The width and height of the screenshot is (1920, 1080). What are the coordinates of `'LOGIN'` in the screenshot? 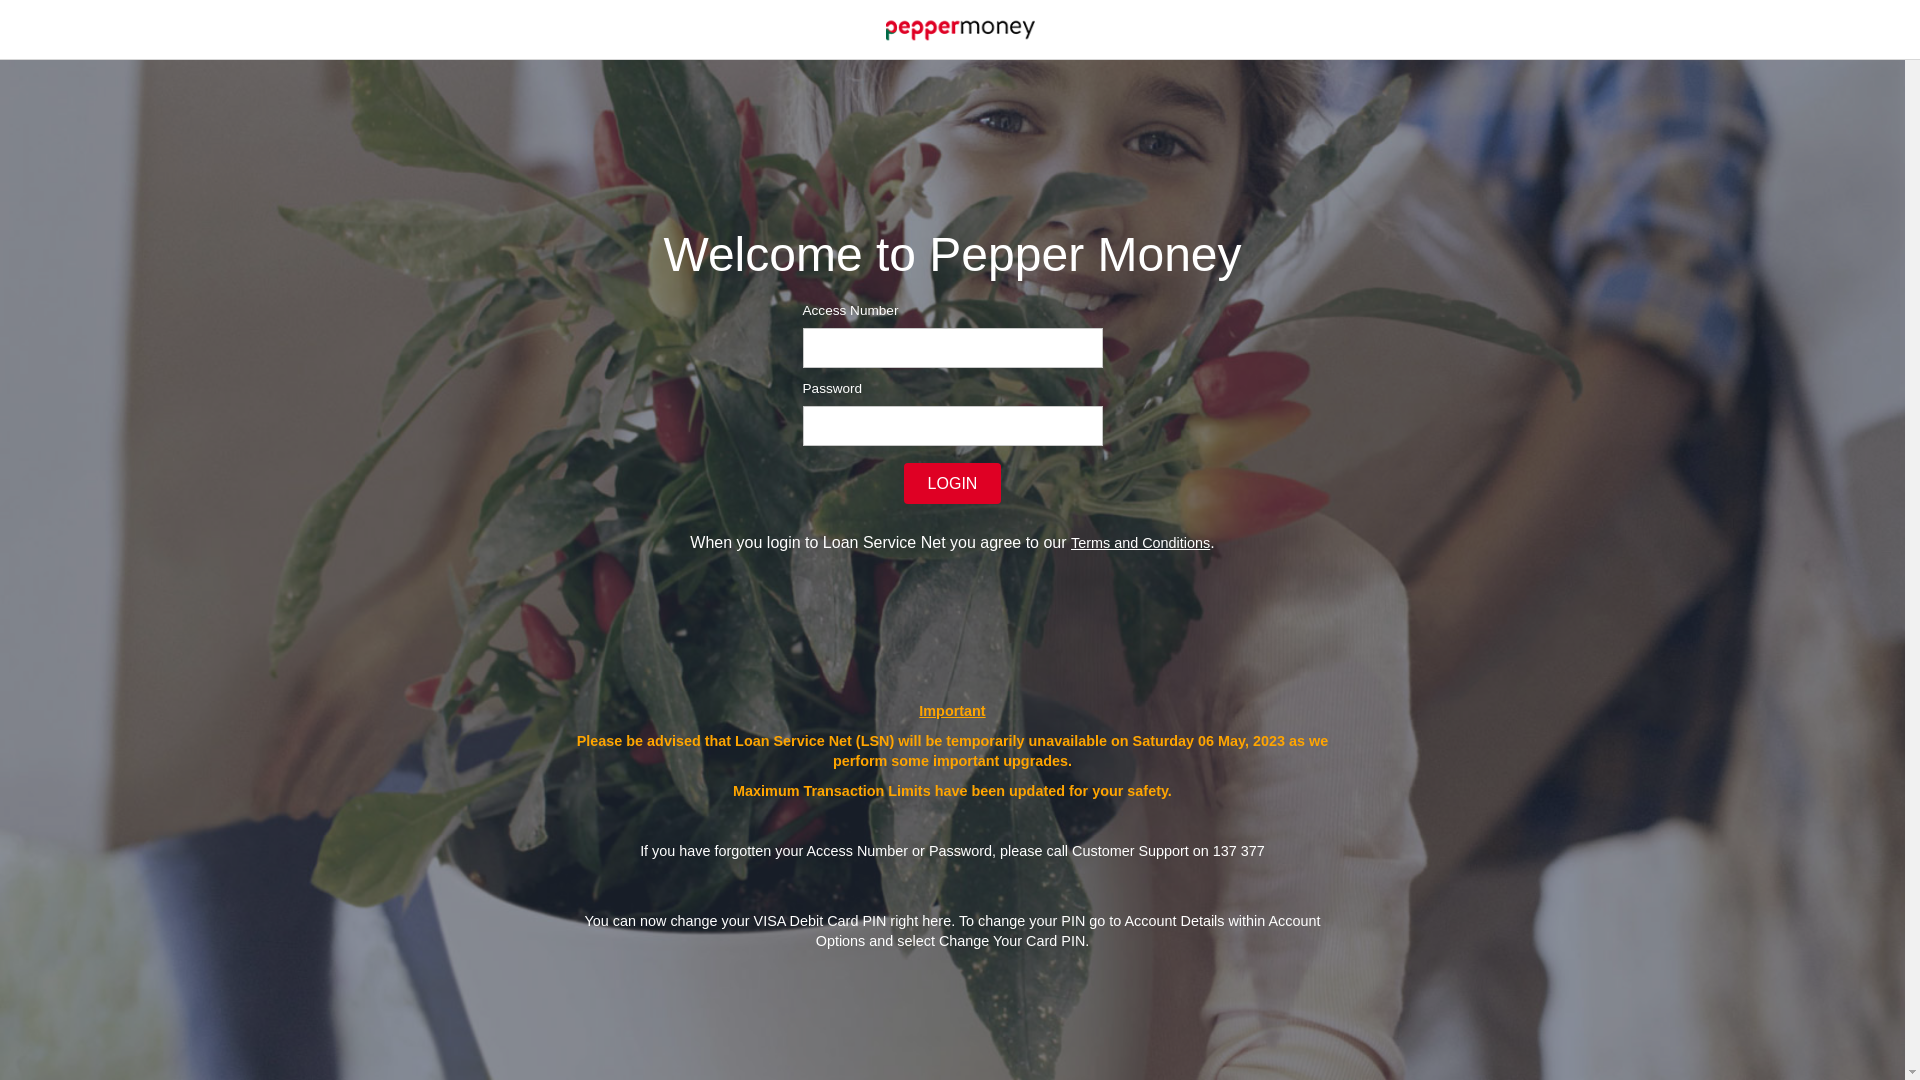 It's located at (902, 483).